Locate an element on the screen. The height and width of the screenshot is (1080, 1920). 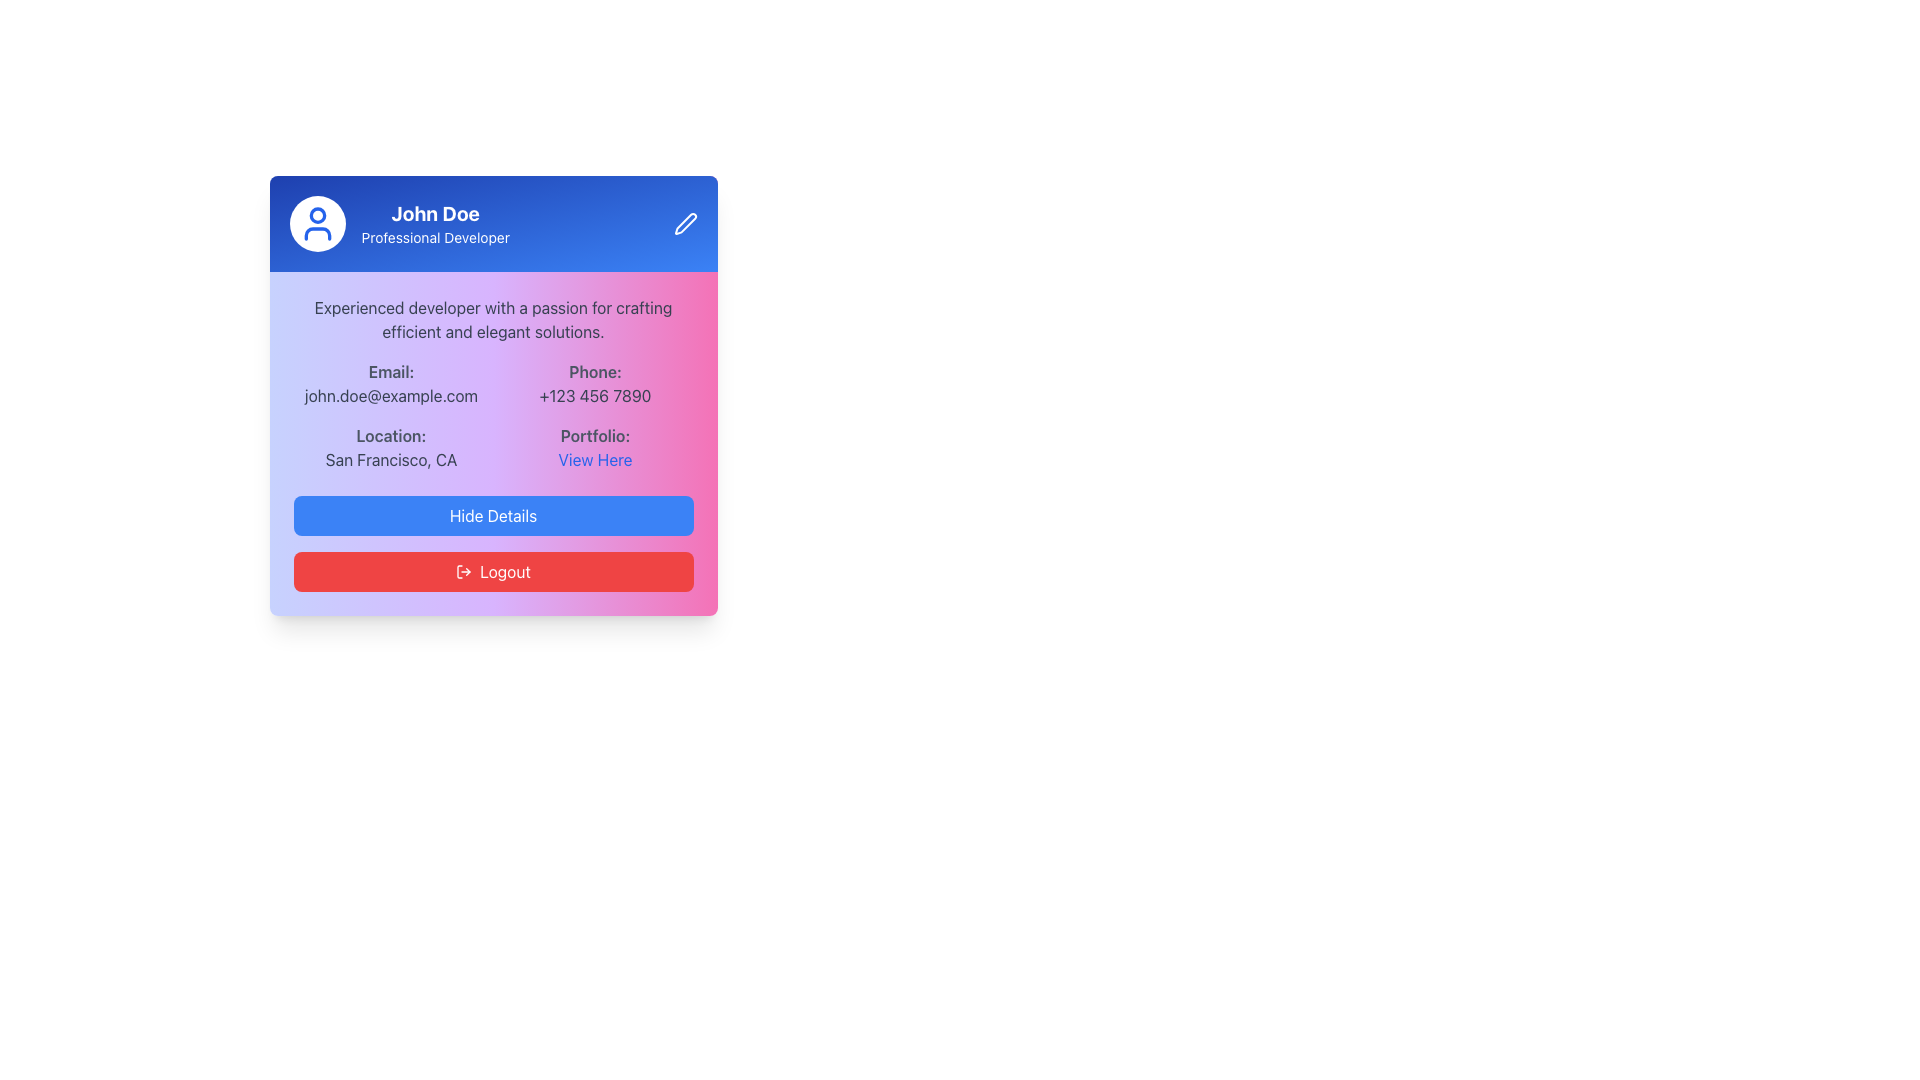
the edit icon located at the top-right corner of the user's name and profession card is located at coordinates (685, 223).